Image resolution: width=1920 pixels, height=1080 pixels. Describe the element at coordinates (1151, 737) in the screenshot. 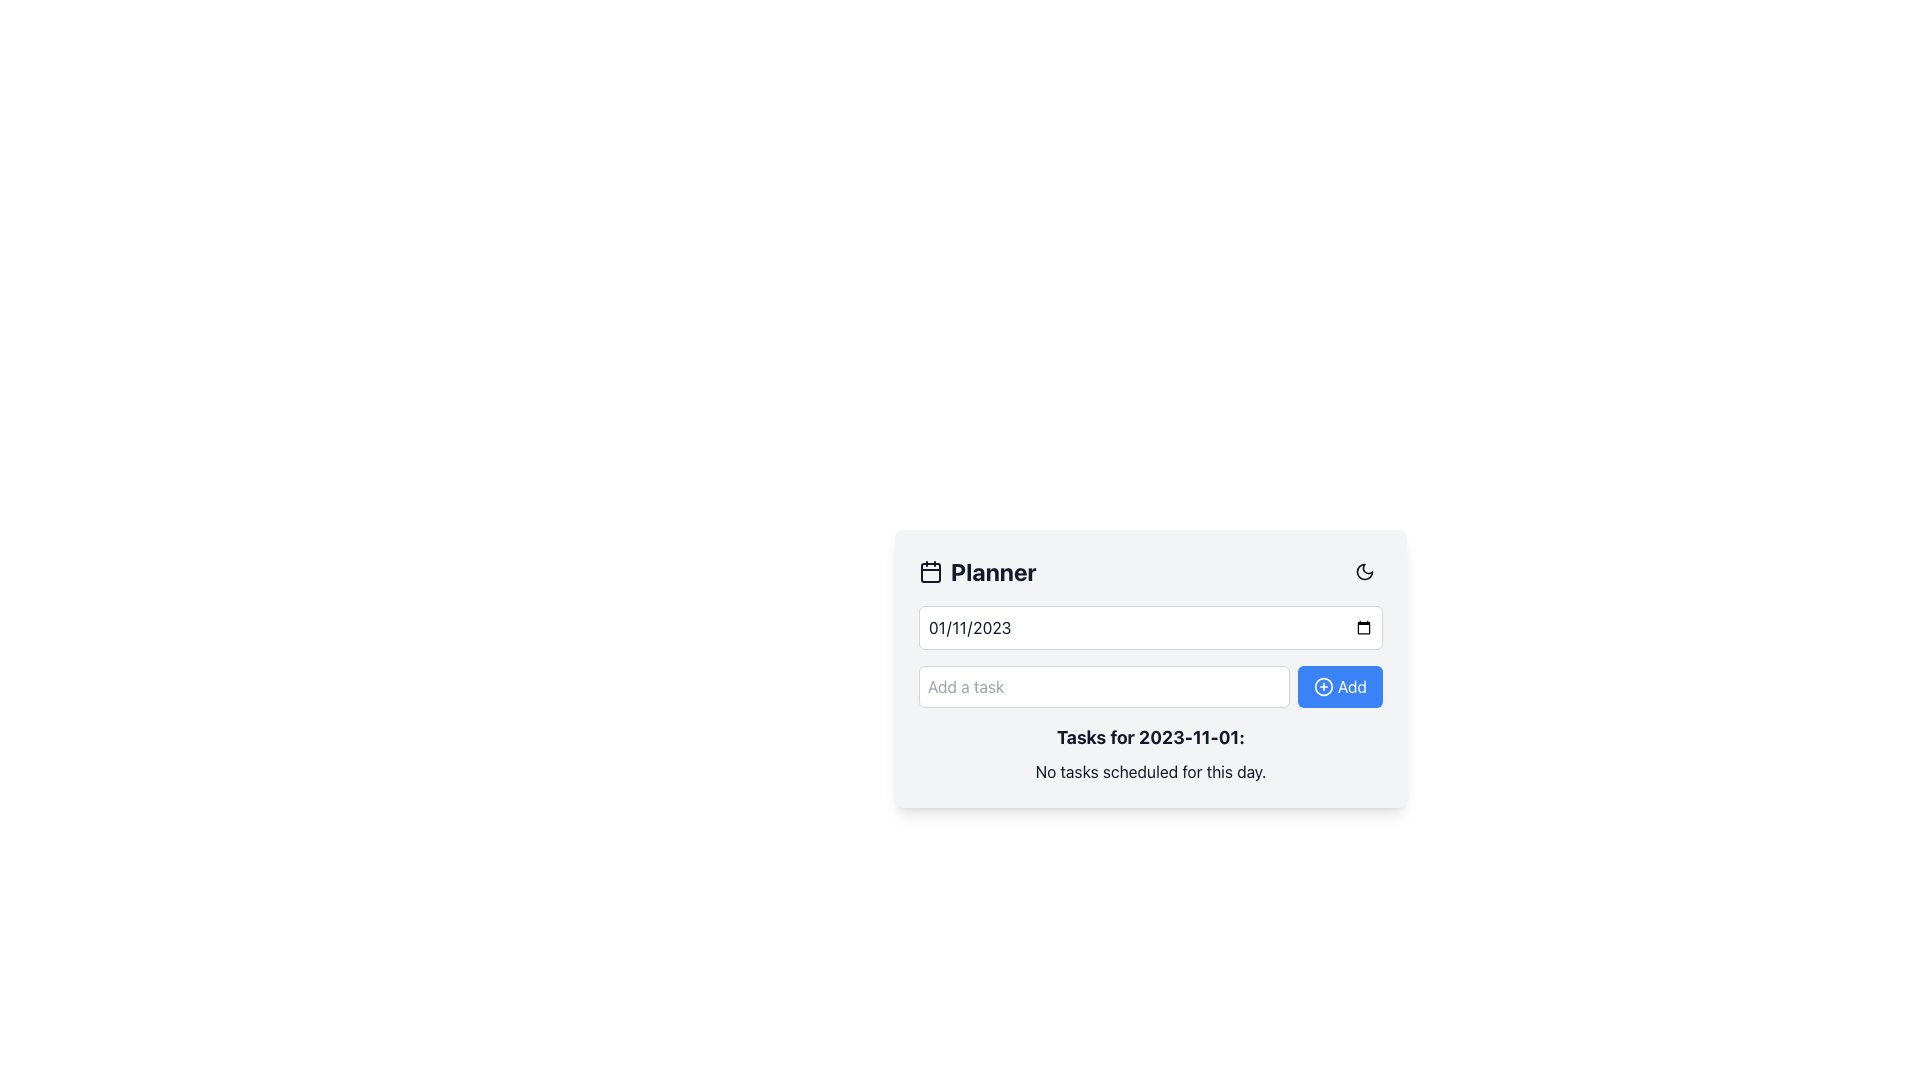

I see `text label indicating the tasks associated with the date '2023-11-01', positioned at the center of the planner card interface` at that location.